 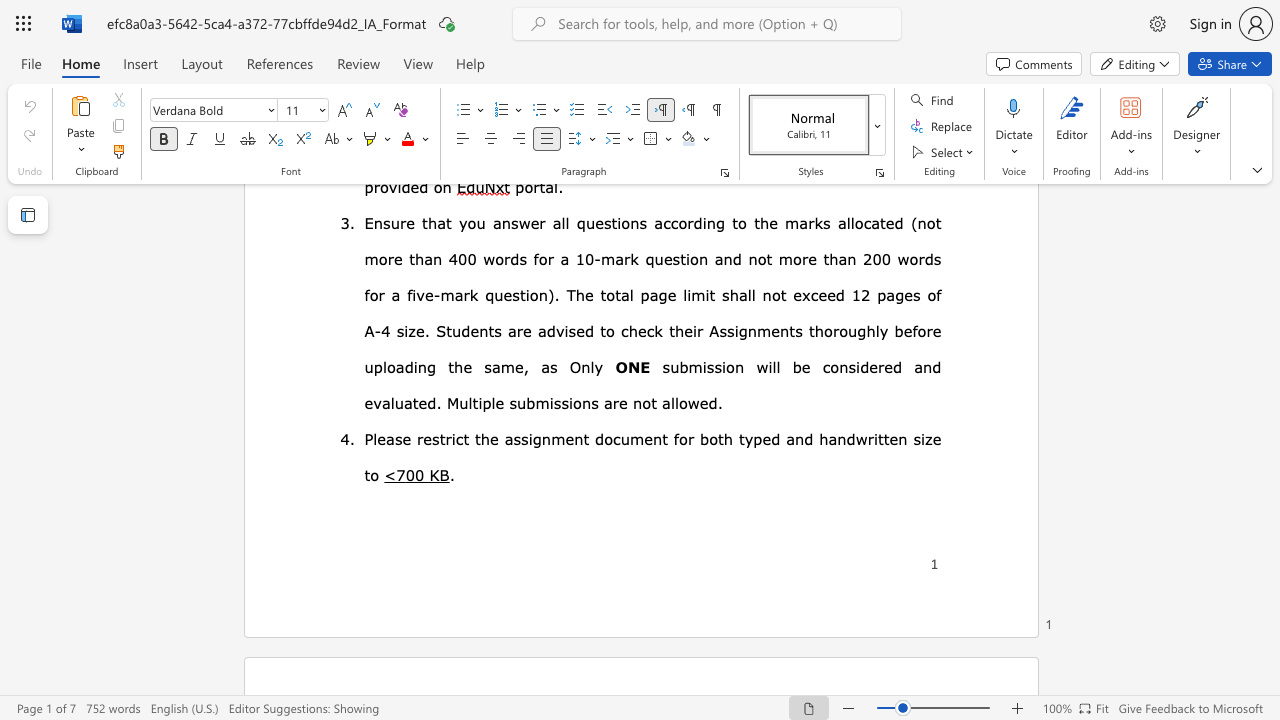 What do you see at coordinates (837, 437) in the screenshot?
I see `the subset text "nd" within the text "for both typed and handwritten"` at bounding box center [837, 437].